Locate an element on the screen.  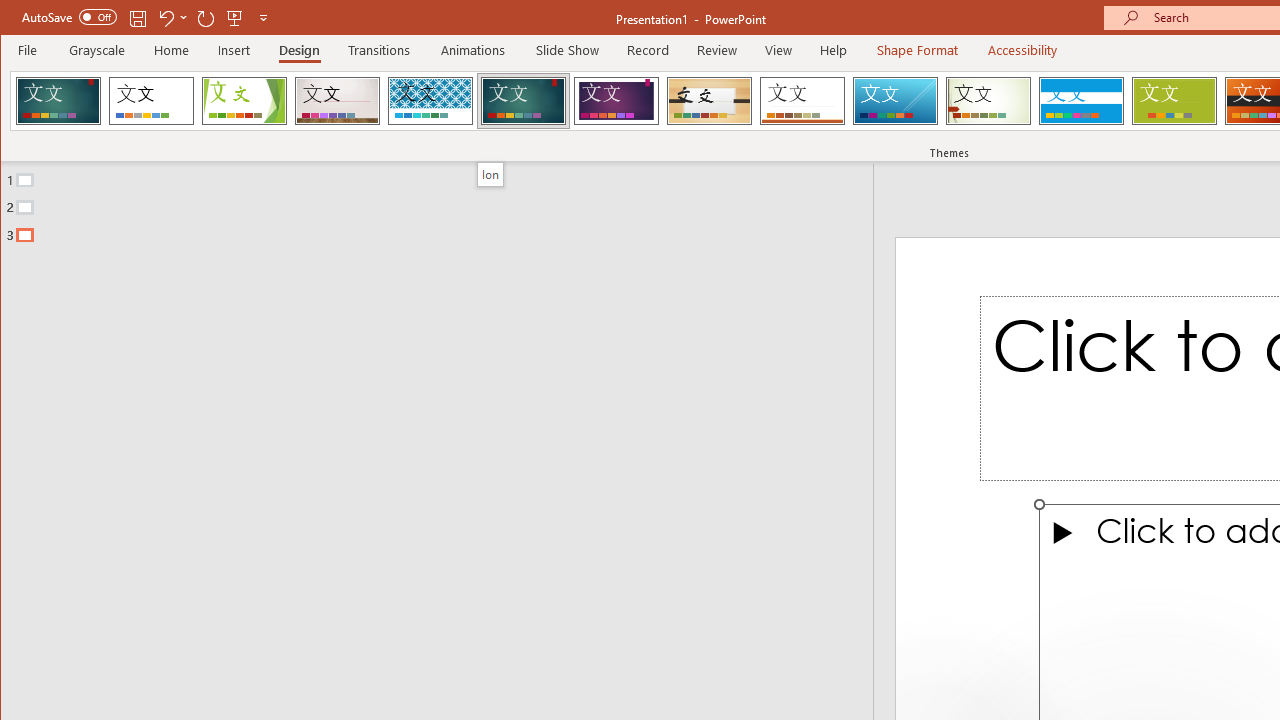
'Facet' is located at coordinates (243, 100).